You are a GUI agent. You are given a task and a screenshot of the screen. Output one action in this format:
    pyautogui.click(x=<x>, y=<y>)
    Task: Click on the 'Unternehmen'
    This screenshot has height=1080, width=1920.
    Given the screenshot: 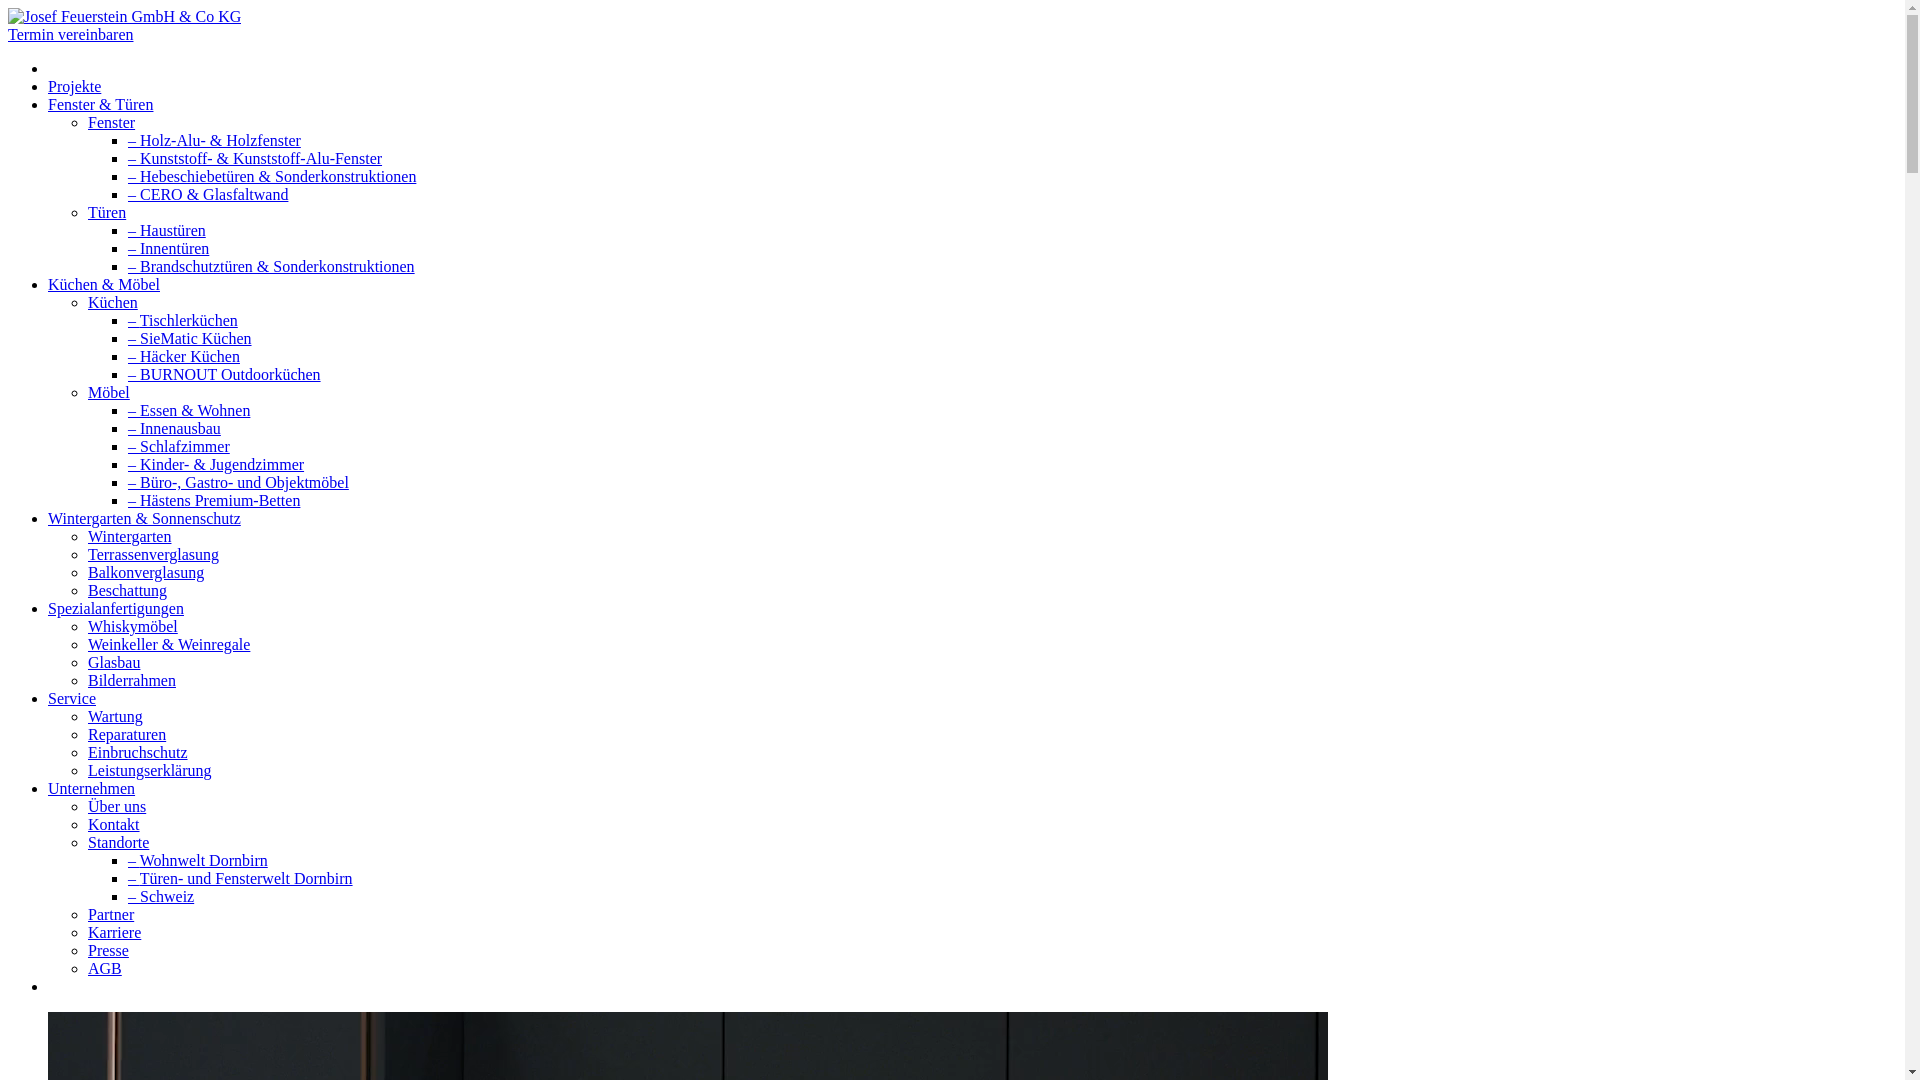 What is the action you would take?
    pyautogui.click(x=90, y=787)
    